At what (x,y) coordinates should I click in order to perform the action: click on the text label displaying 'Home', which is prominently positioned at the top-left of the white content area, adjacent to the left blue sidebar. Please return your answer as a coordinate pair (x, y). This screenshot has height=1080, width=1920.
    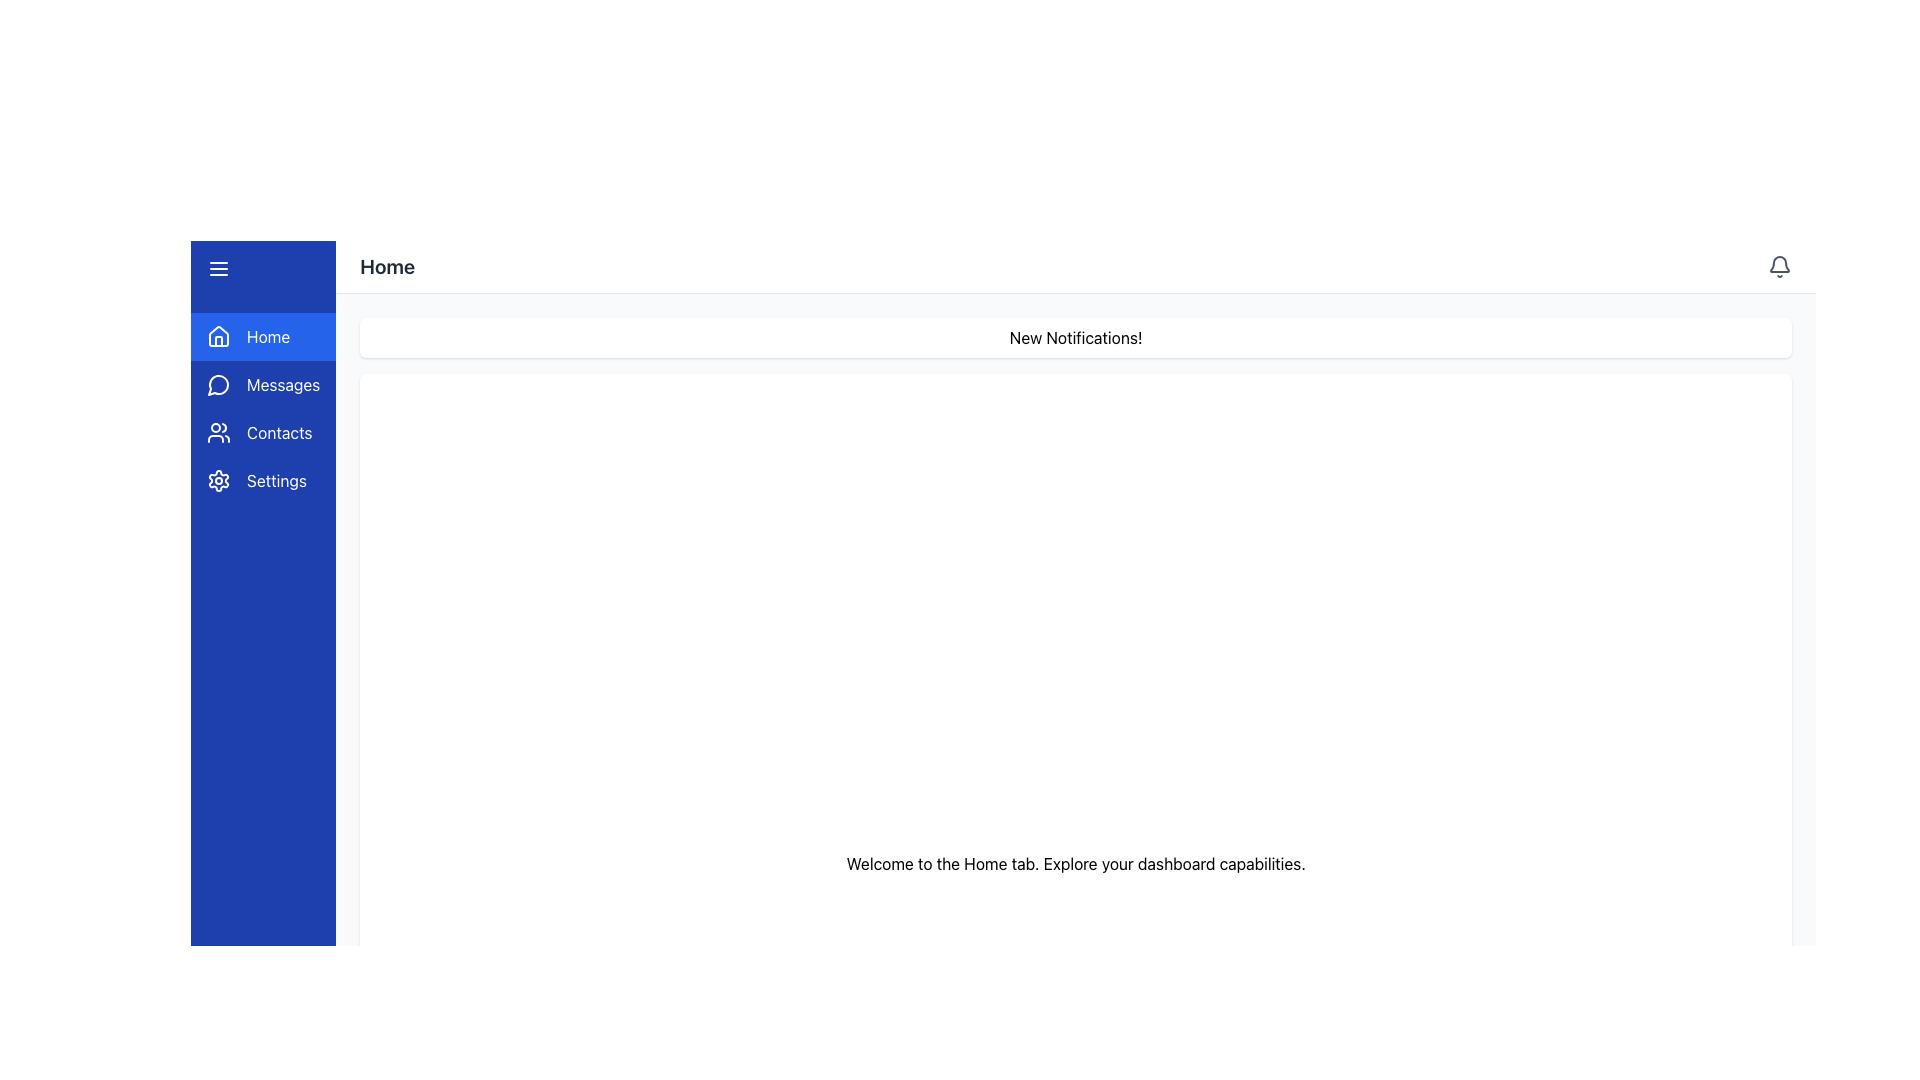
    Looking at the image, I should click on (387, 265).